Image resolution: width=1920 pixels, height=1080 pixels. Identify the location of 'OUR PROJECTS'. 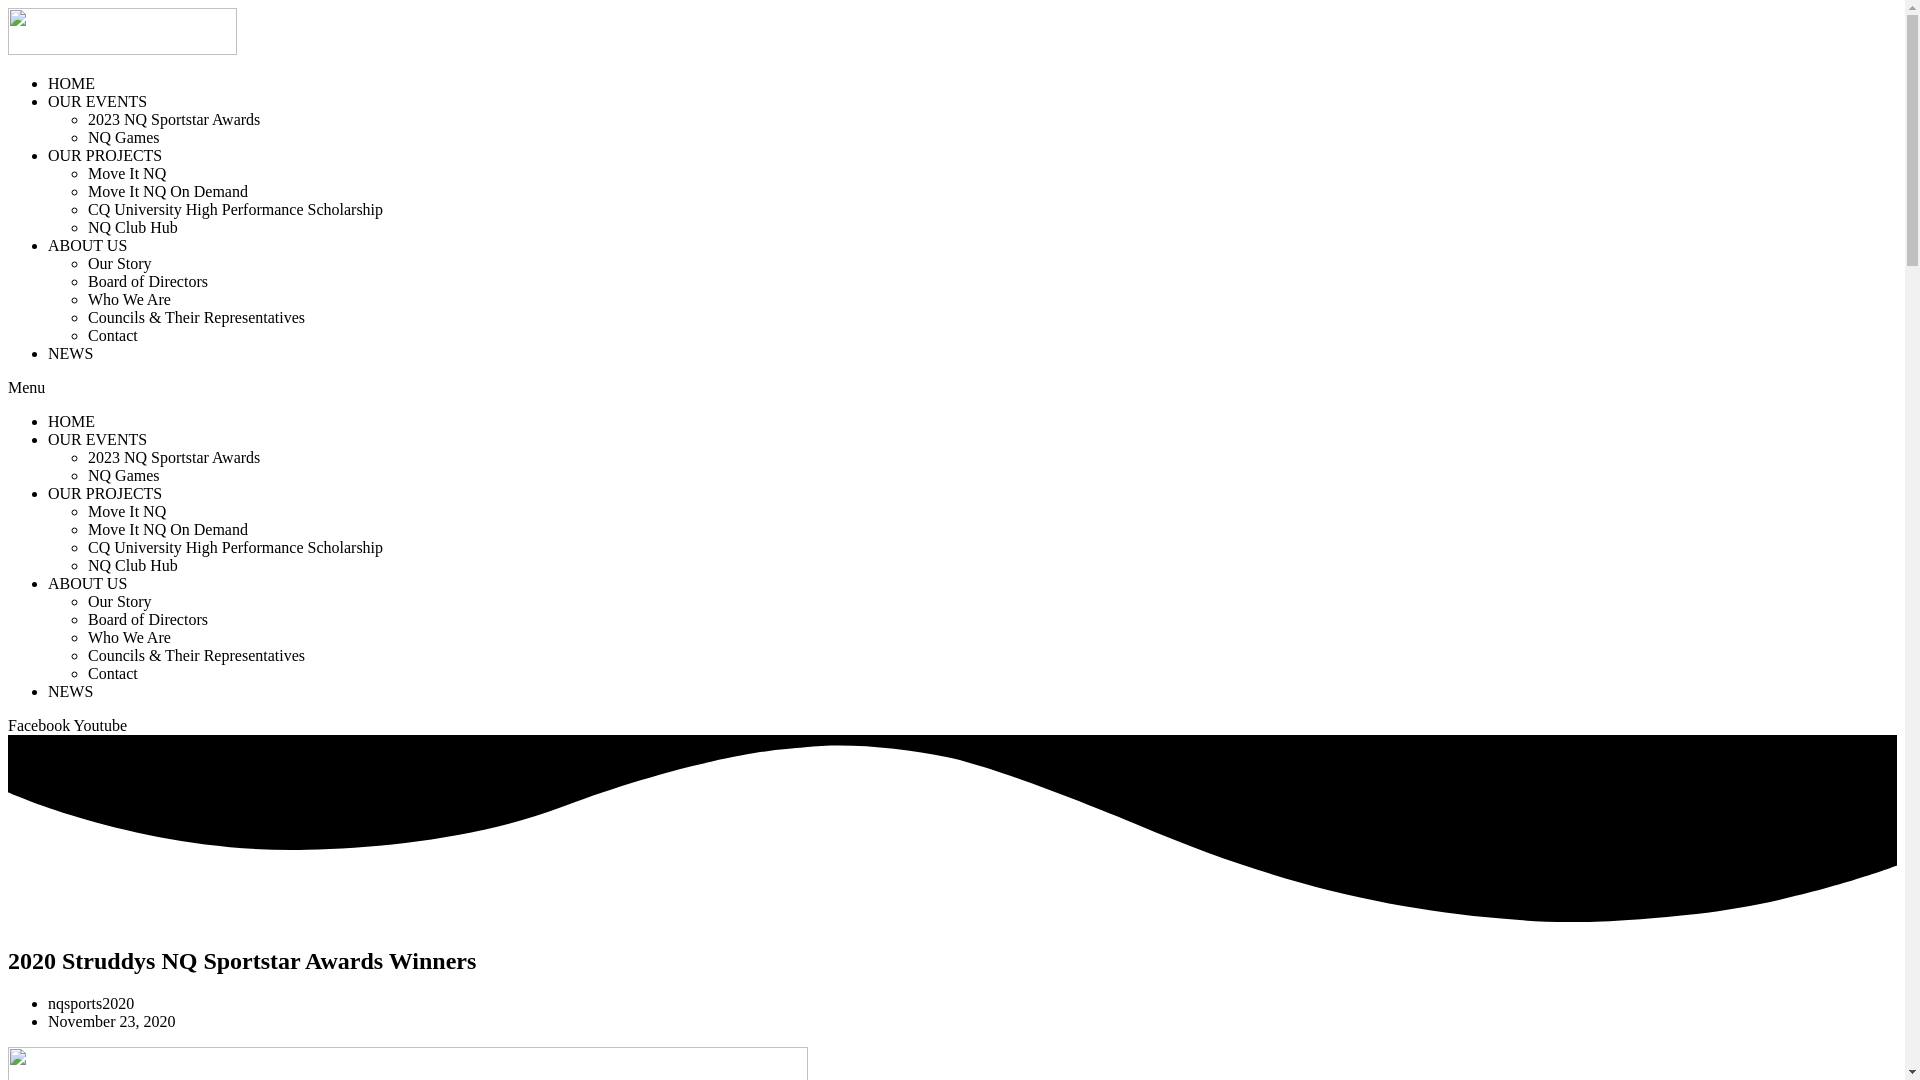
(104, 493).